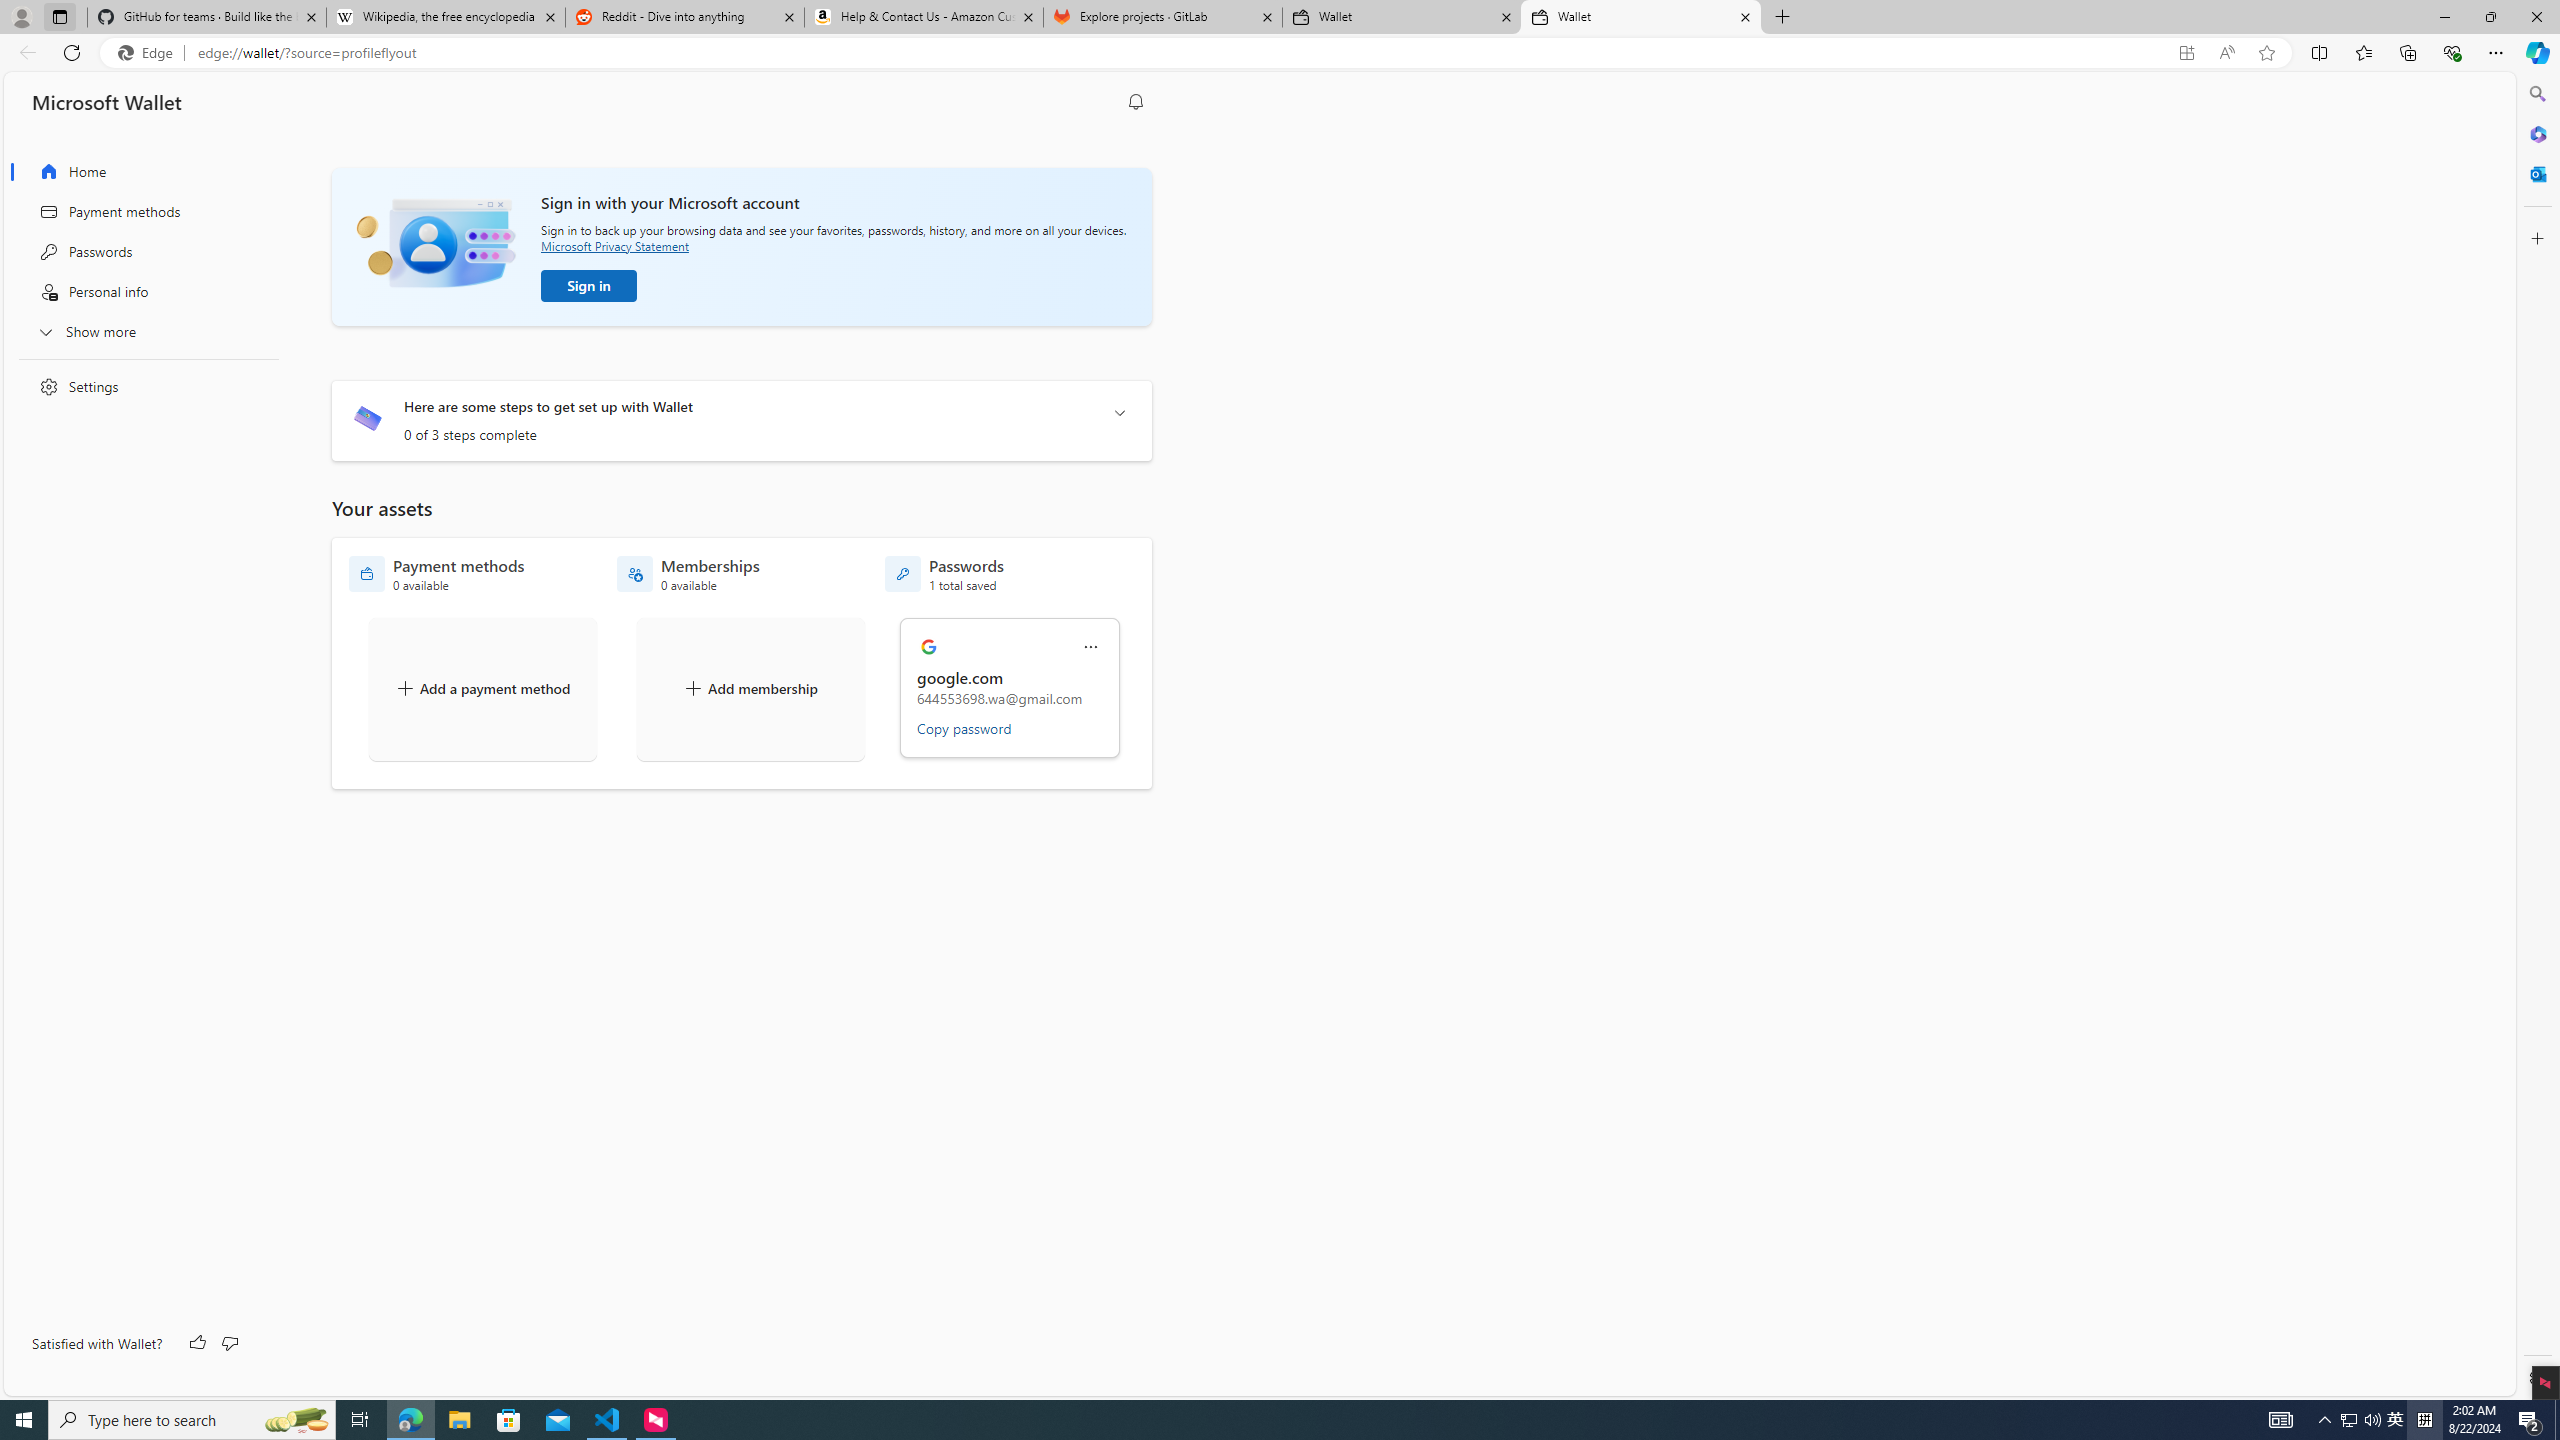  What do you see at coordinates (1639, 16) in the screenshot?
I see `'Wallet'` at bounding box center [1639, 16].